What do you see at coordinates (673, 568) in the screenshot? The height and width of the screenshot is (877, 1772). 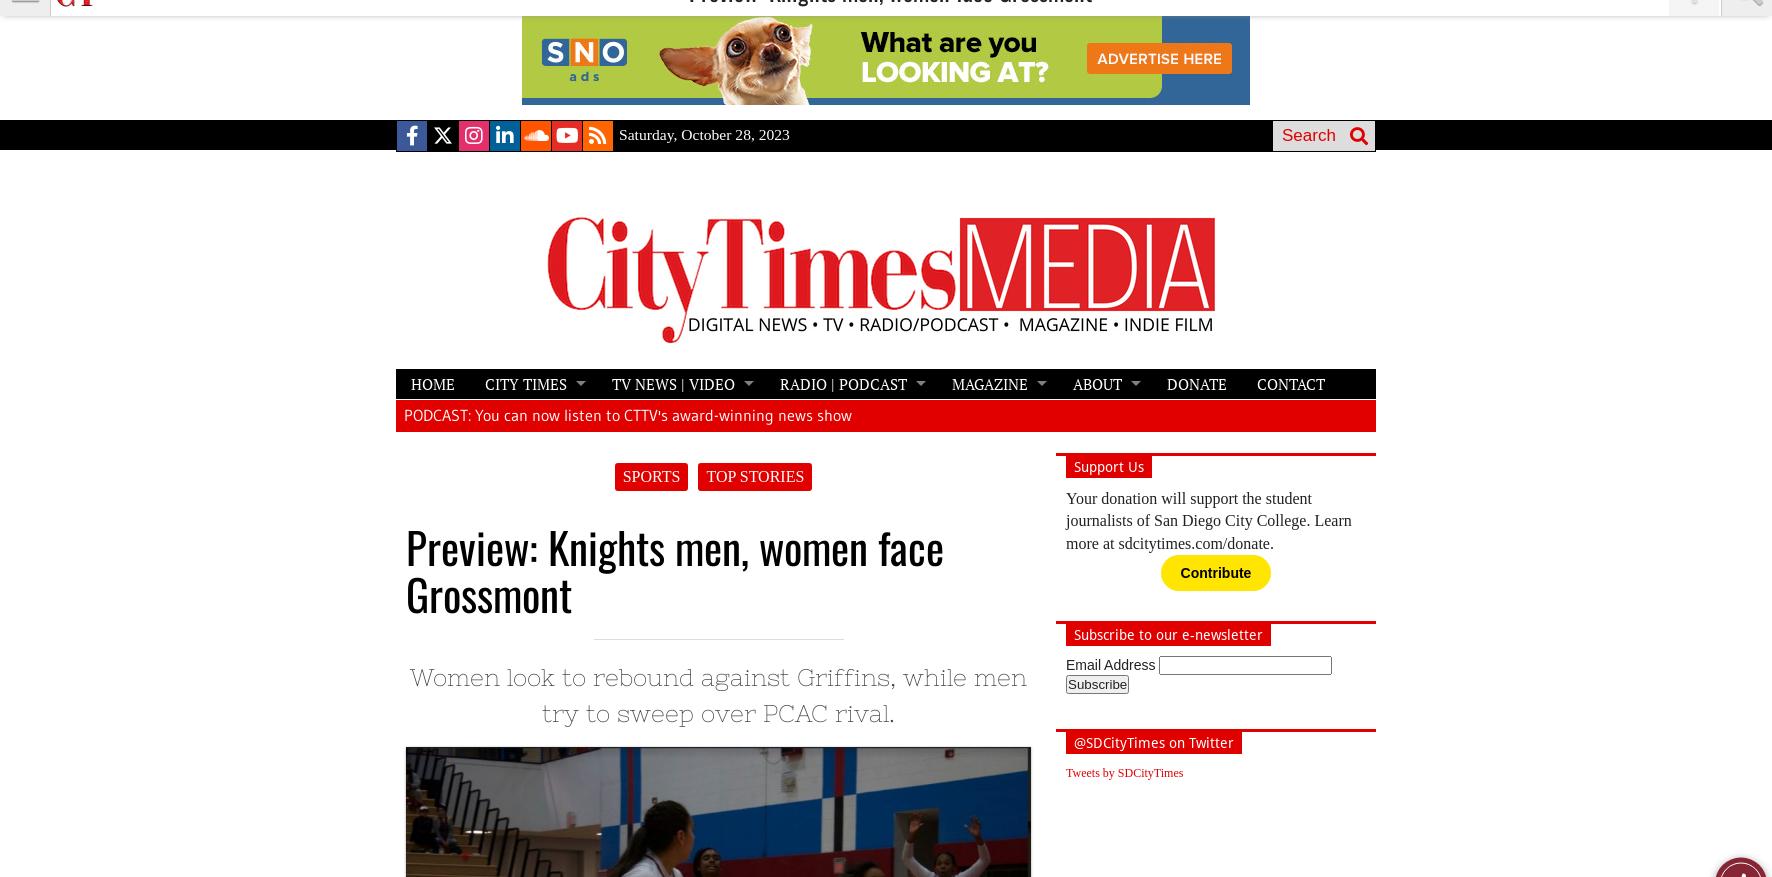 I see `'Preview: Knights men, women face Grossmont'` at bounding box center [673, 568].